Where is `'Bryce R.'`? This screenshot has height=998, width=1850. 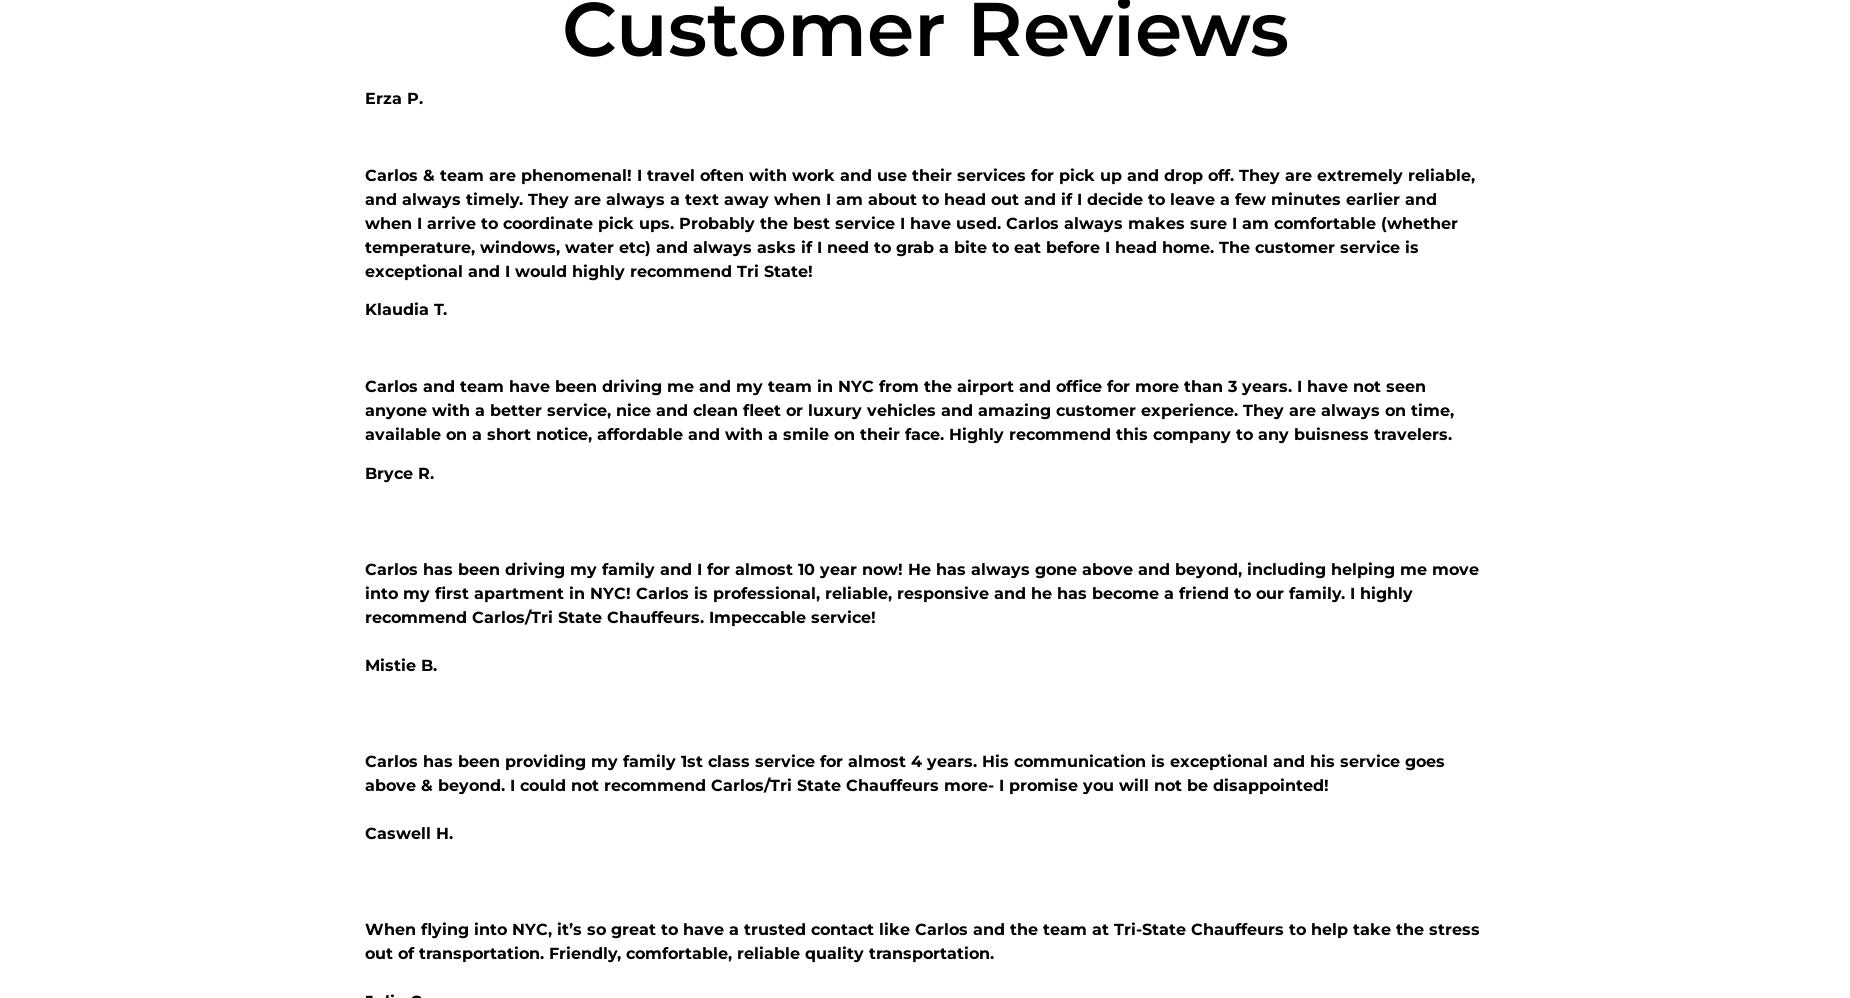 'Bryce R.' is located at coordinates (398, 471).